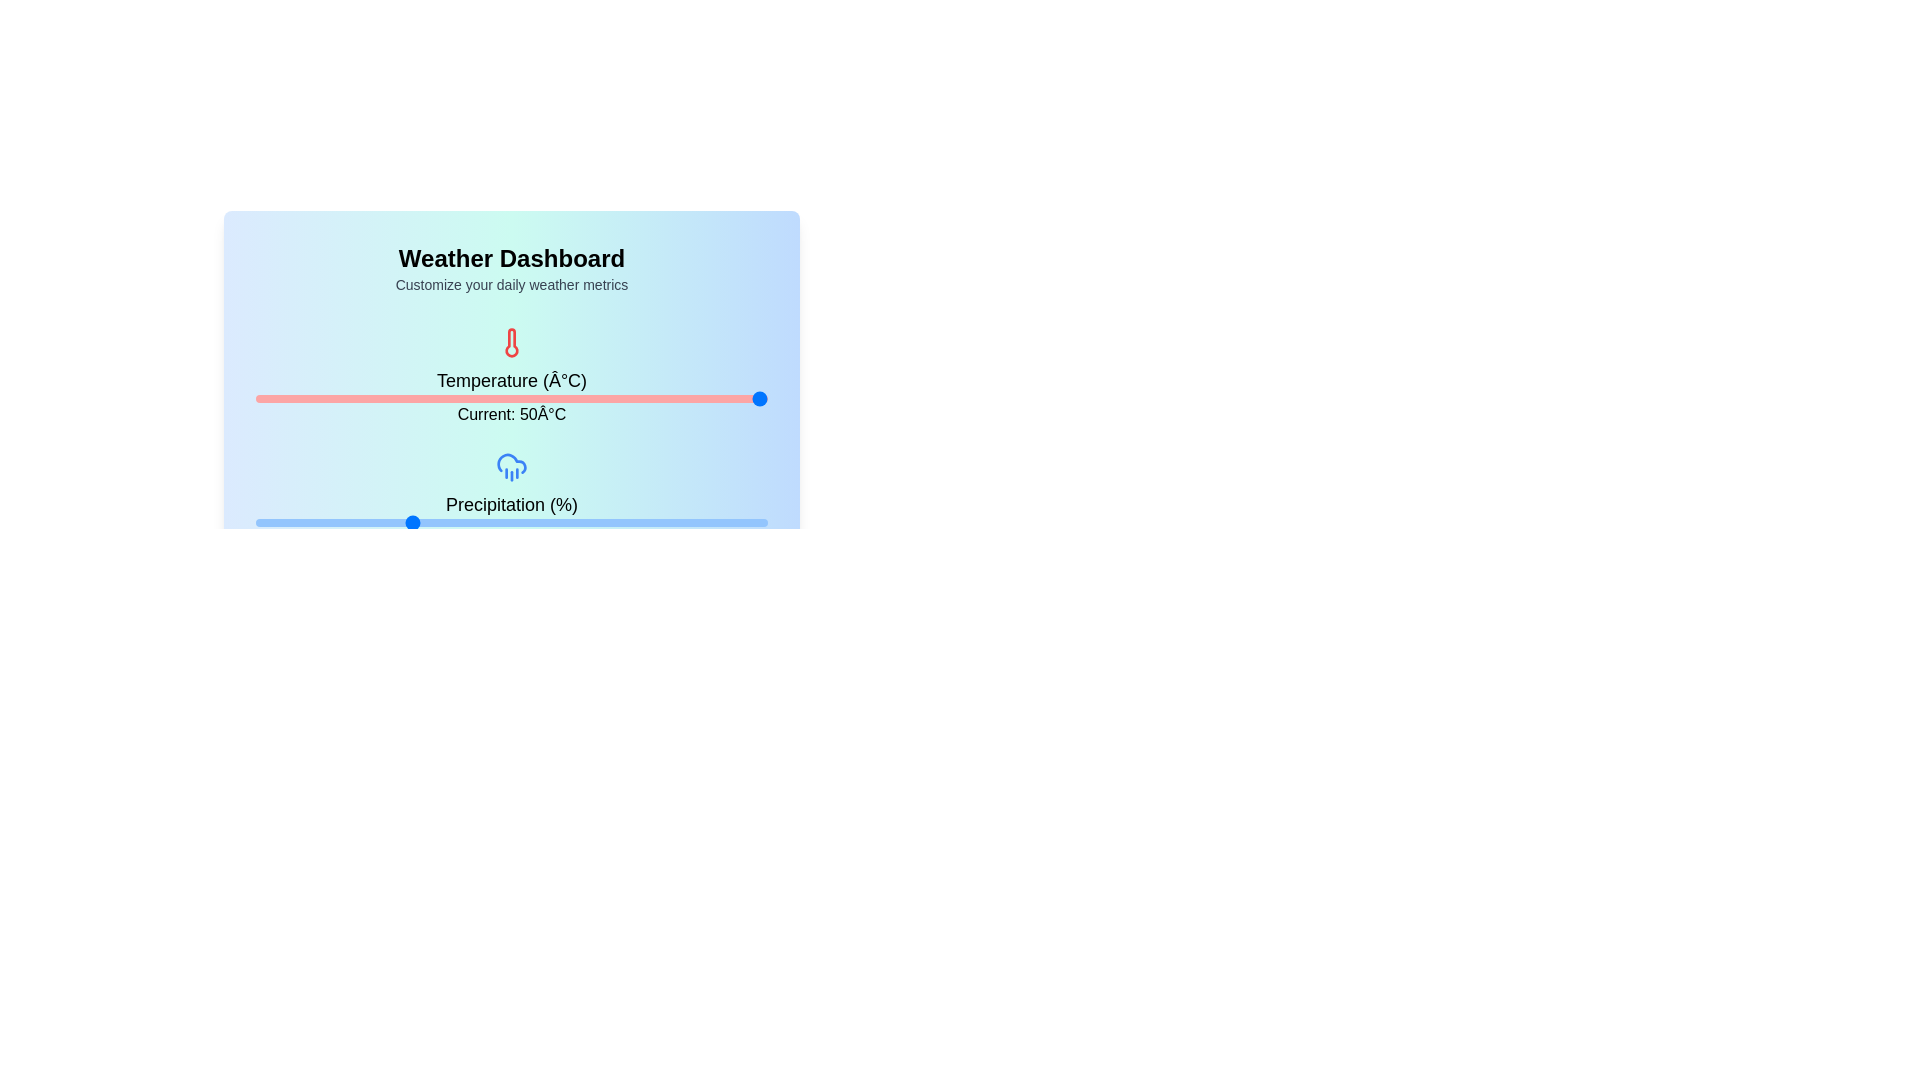  What do you see at coordinates (482, 398) in the screenshot?
I see `temperature` at bounding box center [482, 398].